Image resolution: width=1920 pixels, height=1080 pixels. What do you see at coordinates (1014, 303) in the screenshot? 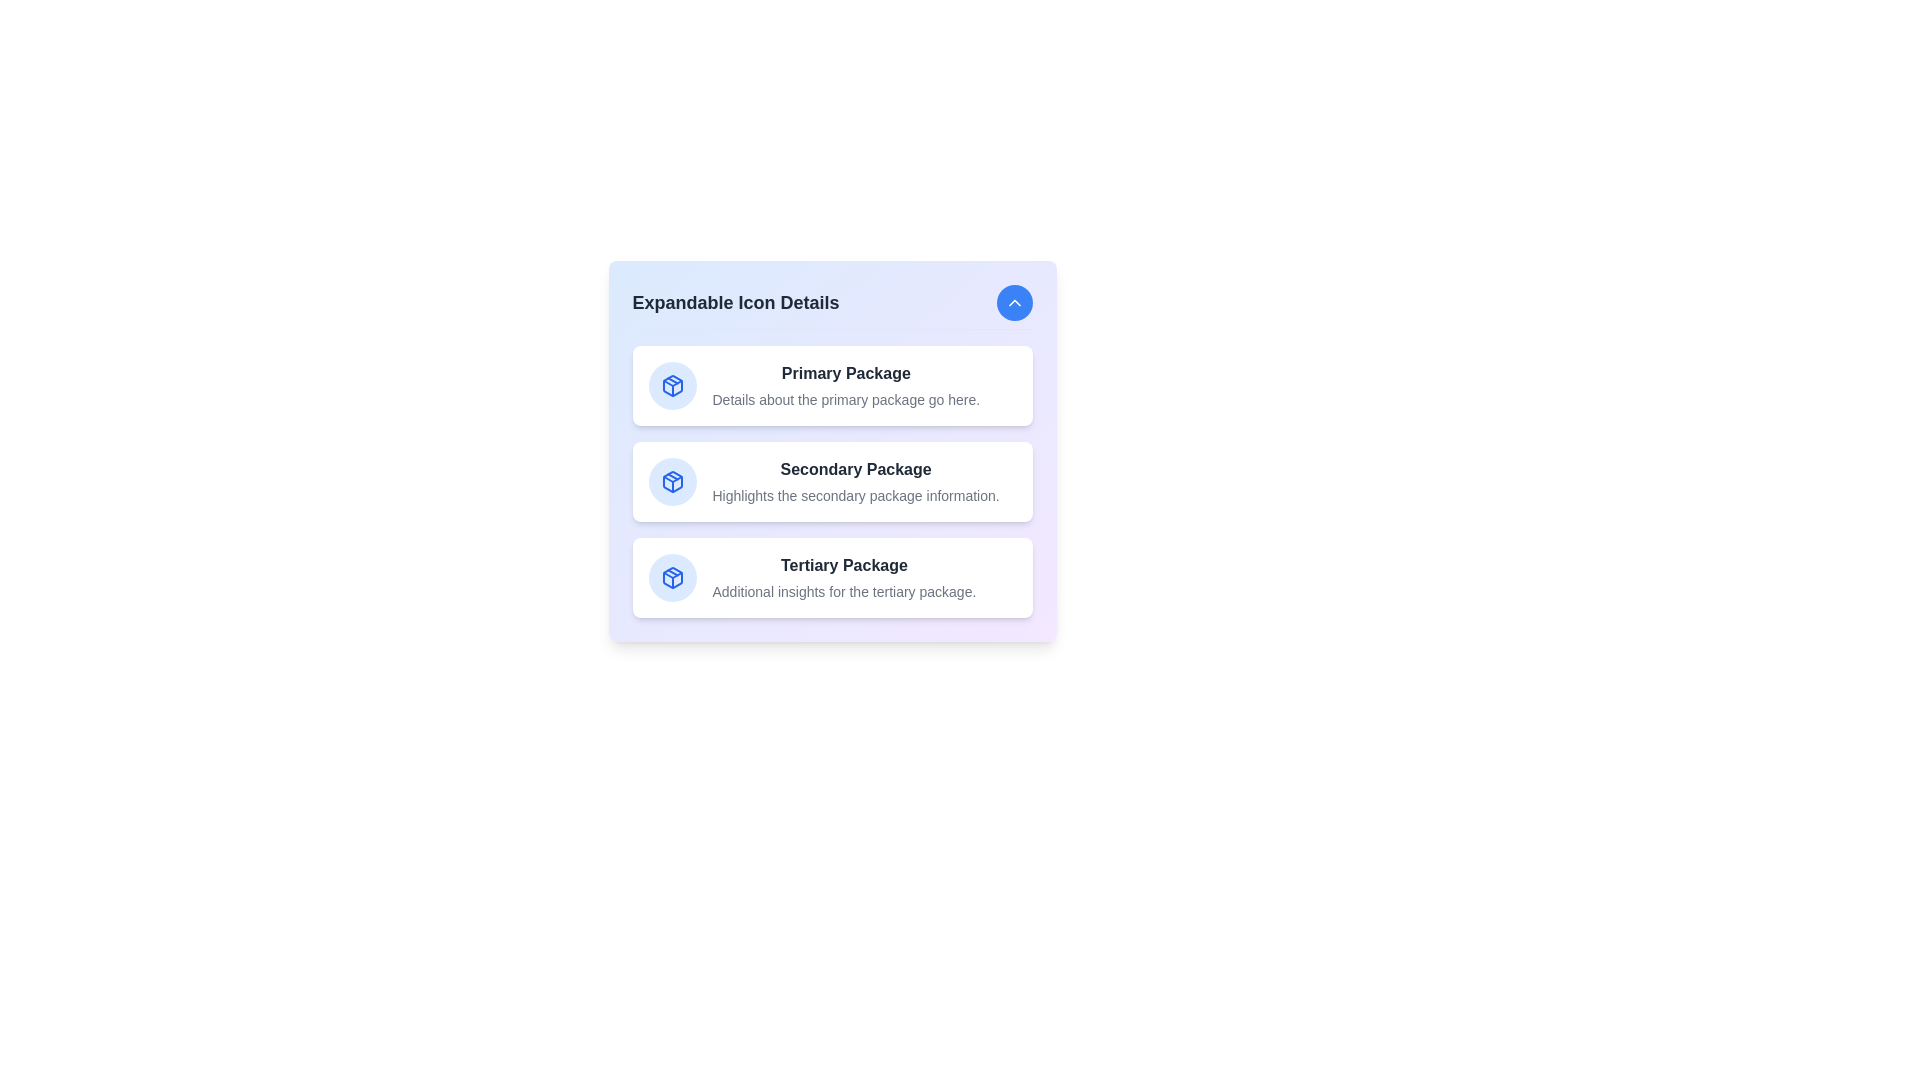
I see `the upward-pointing chevron icon button located in the upper-right corner of the 'Expandable Icon Details' card` at bounding box center [1014, 303].